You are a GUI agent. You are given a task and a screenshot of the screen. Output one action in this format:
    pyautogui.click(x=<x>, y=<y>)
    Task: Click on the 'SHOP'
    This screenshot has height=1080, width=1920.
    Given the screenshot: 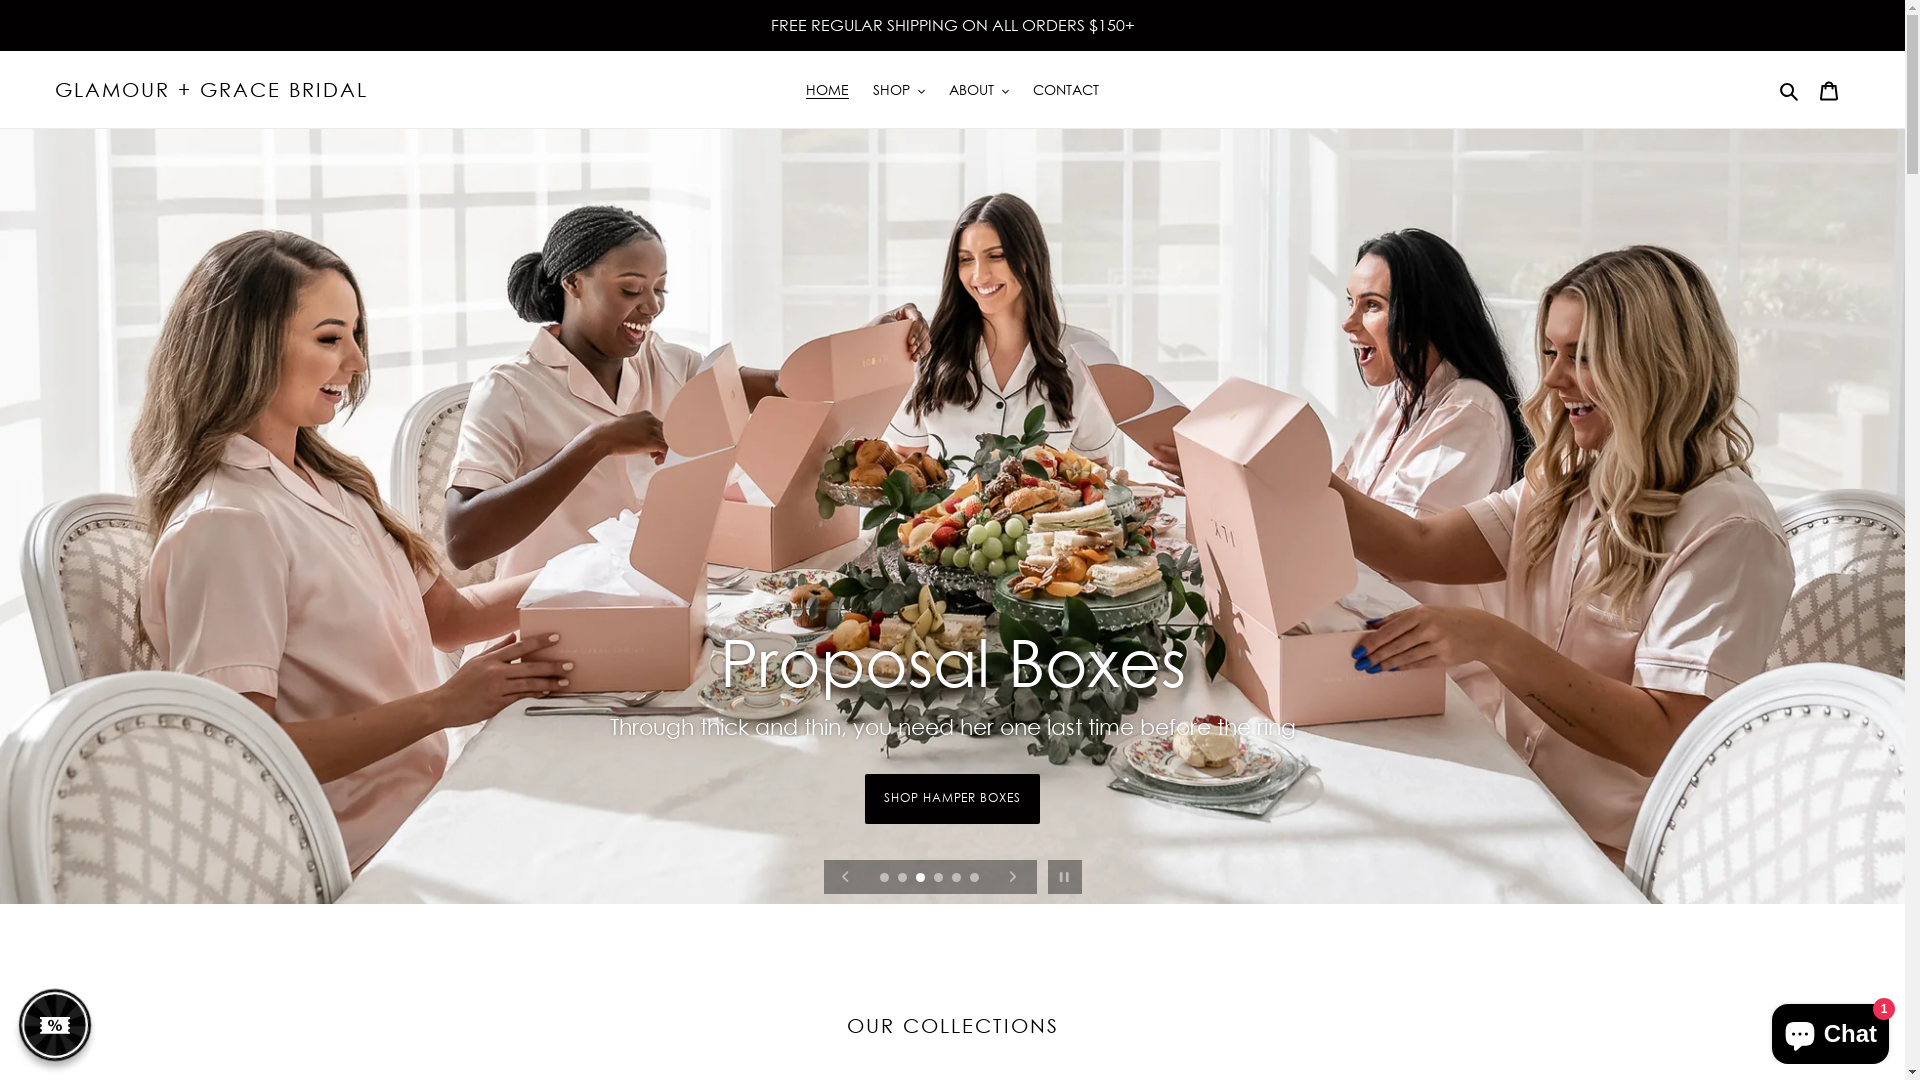 What is the action you would take?
    pyautogui.click(x=897, y=88)
    